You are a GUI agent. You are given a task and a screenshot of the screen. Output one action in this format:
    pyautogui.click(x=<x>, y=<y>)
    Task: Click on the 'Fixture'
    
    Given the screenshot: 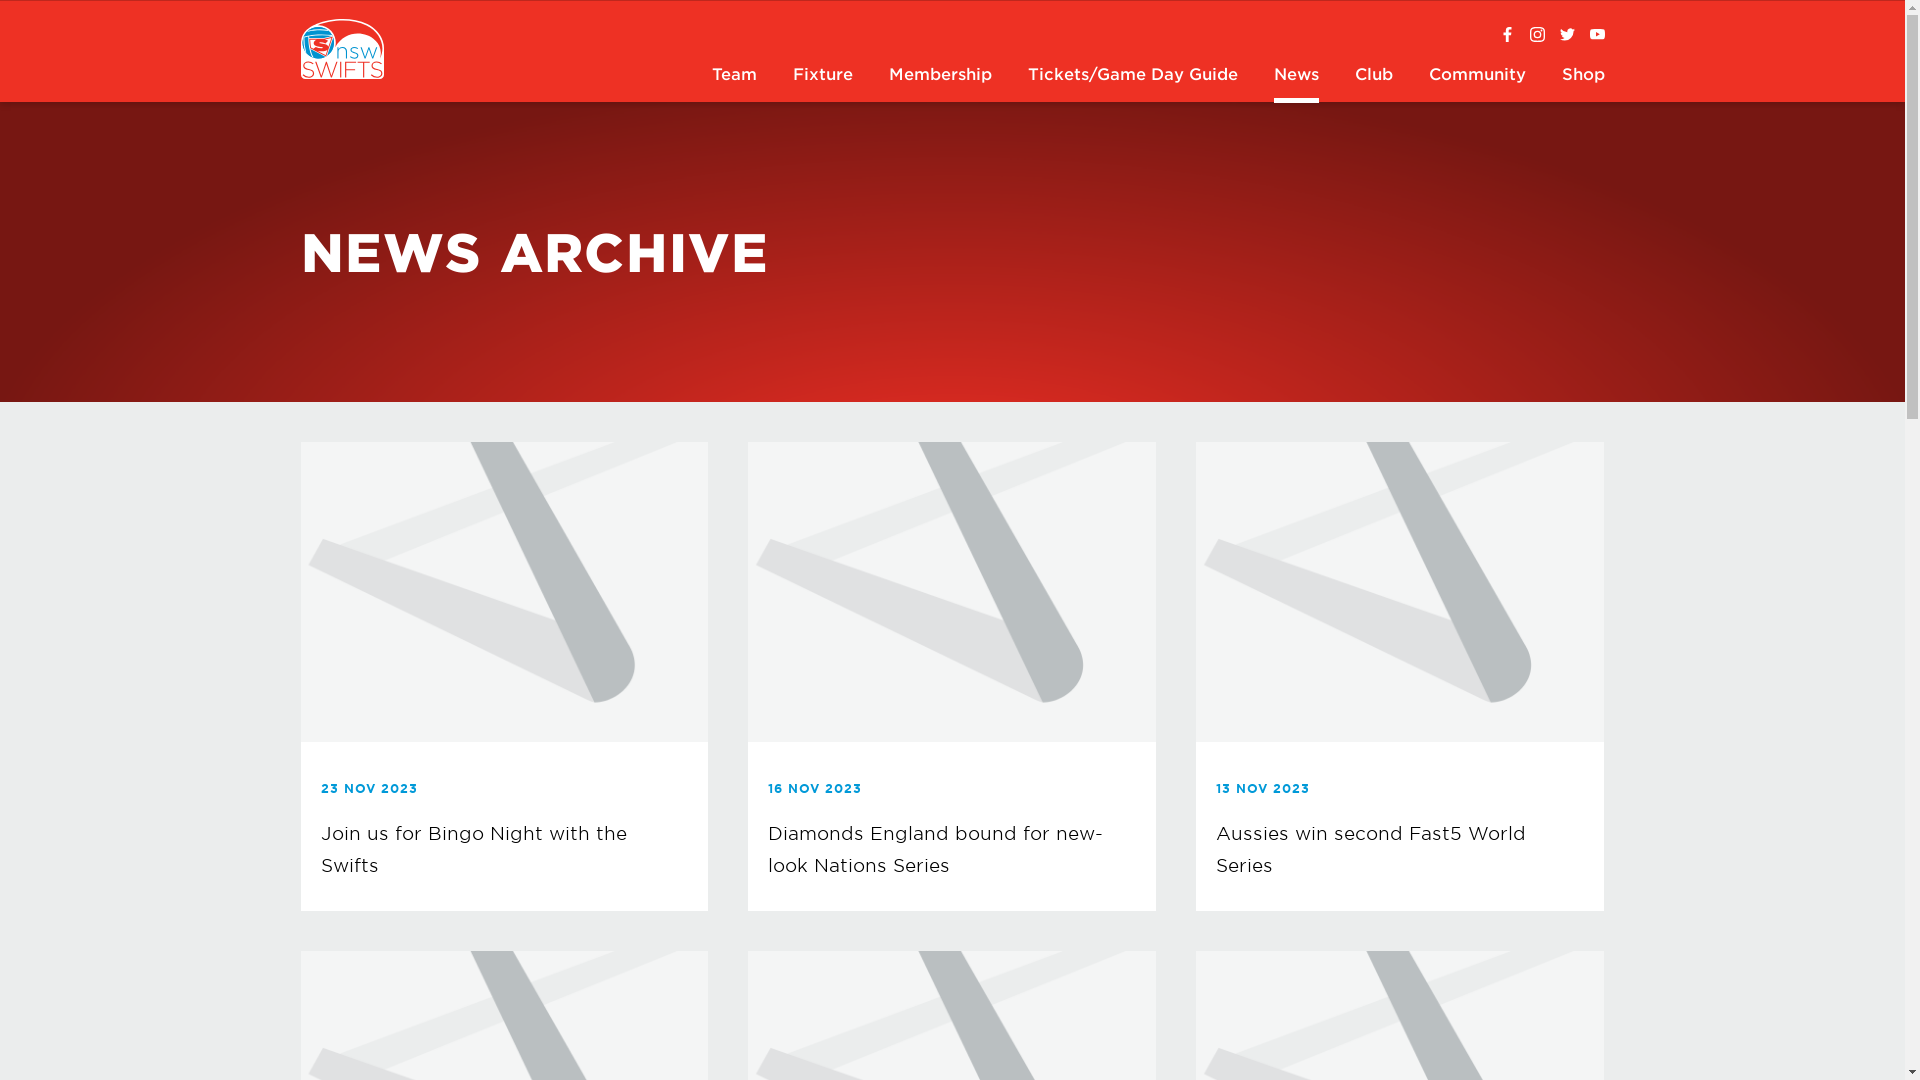 What is the action you would take?
    pyautogui.click(x=822, y=75)
    